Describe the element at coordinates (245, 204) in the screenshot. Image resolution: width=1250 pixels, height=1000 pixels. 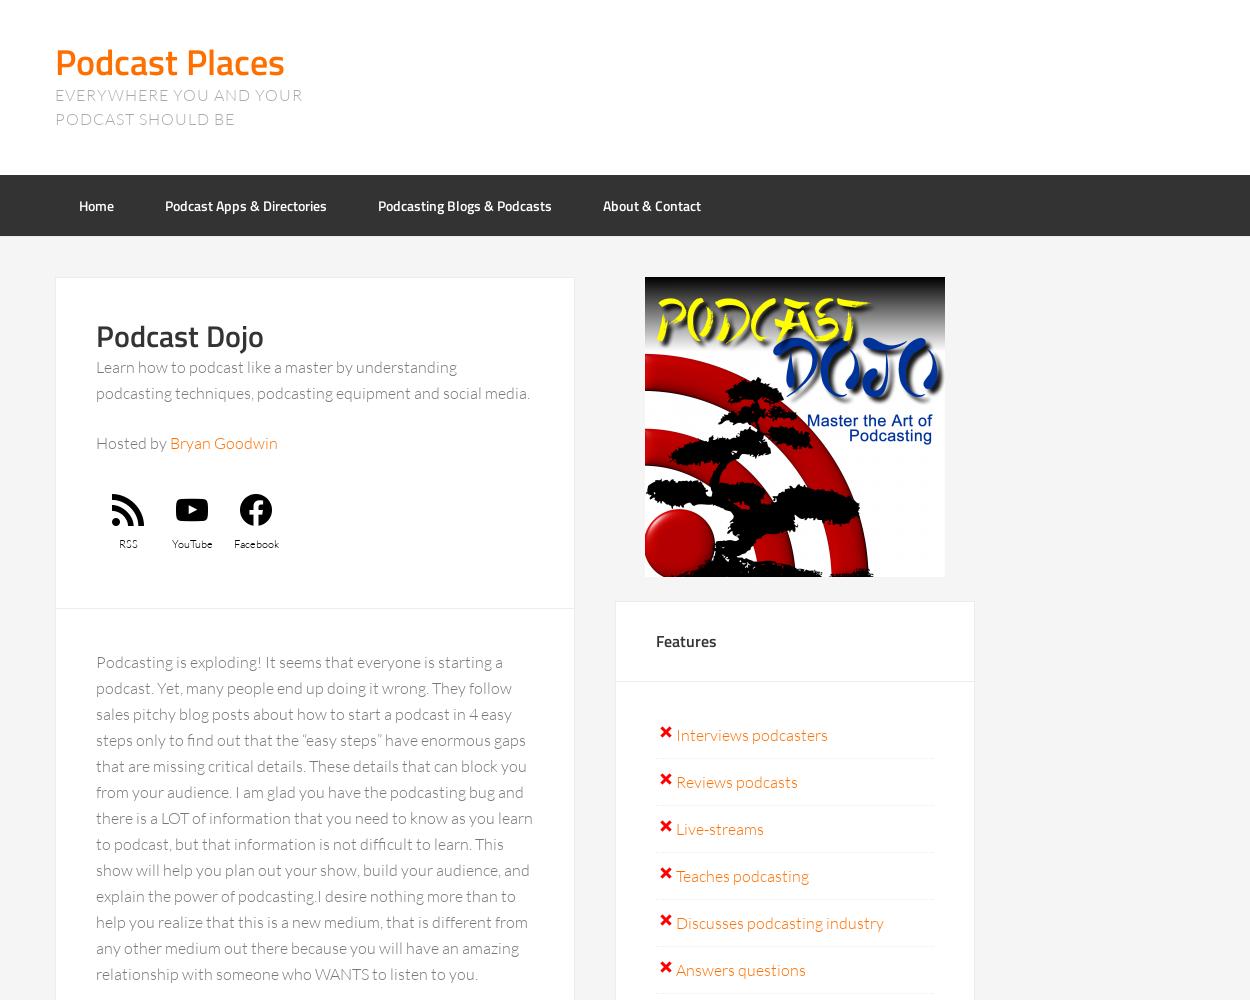
I see `'Podcast Apps & Directories'` at that location.